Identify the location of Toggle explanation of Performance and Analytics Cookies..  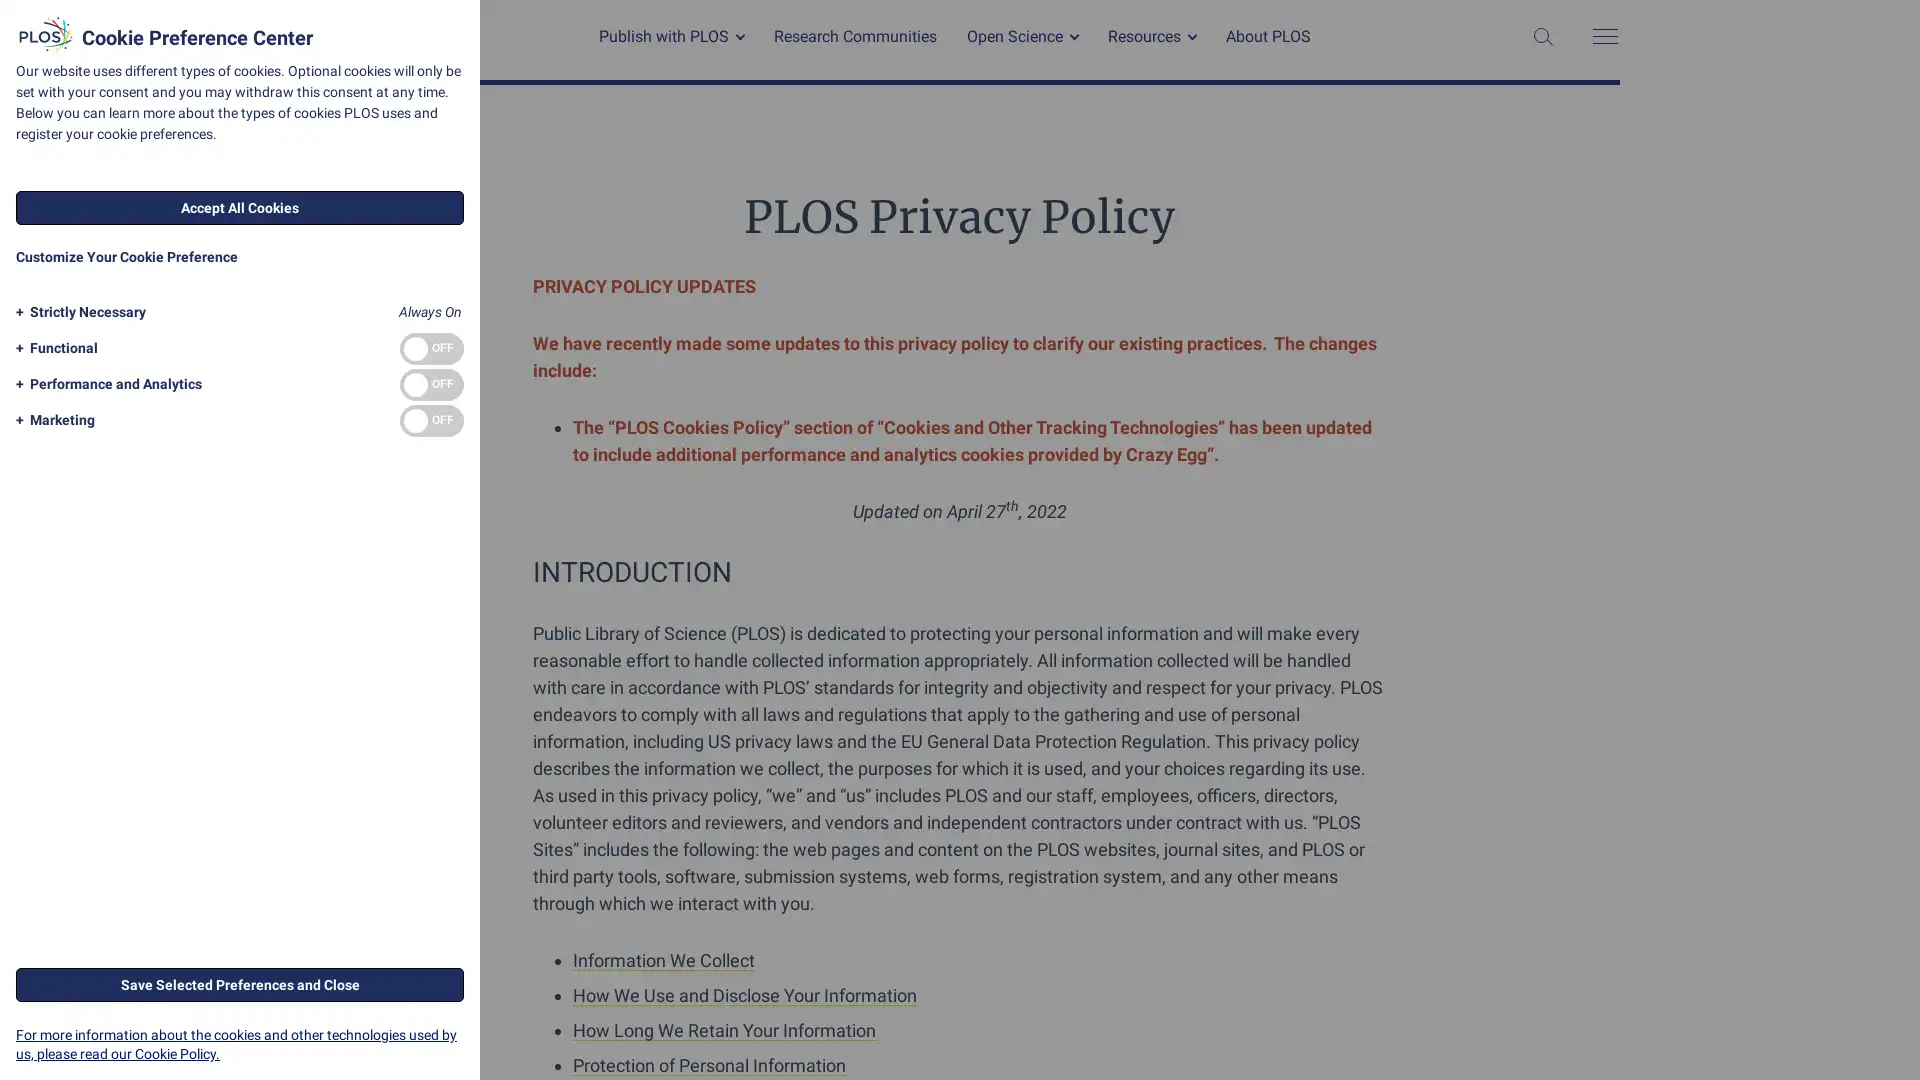
(104, 384).